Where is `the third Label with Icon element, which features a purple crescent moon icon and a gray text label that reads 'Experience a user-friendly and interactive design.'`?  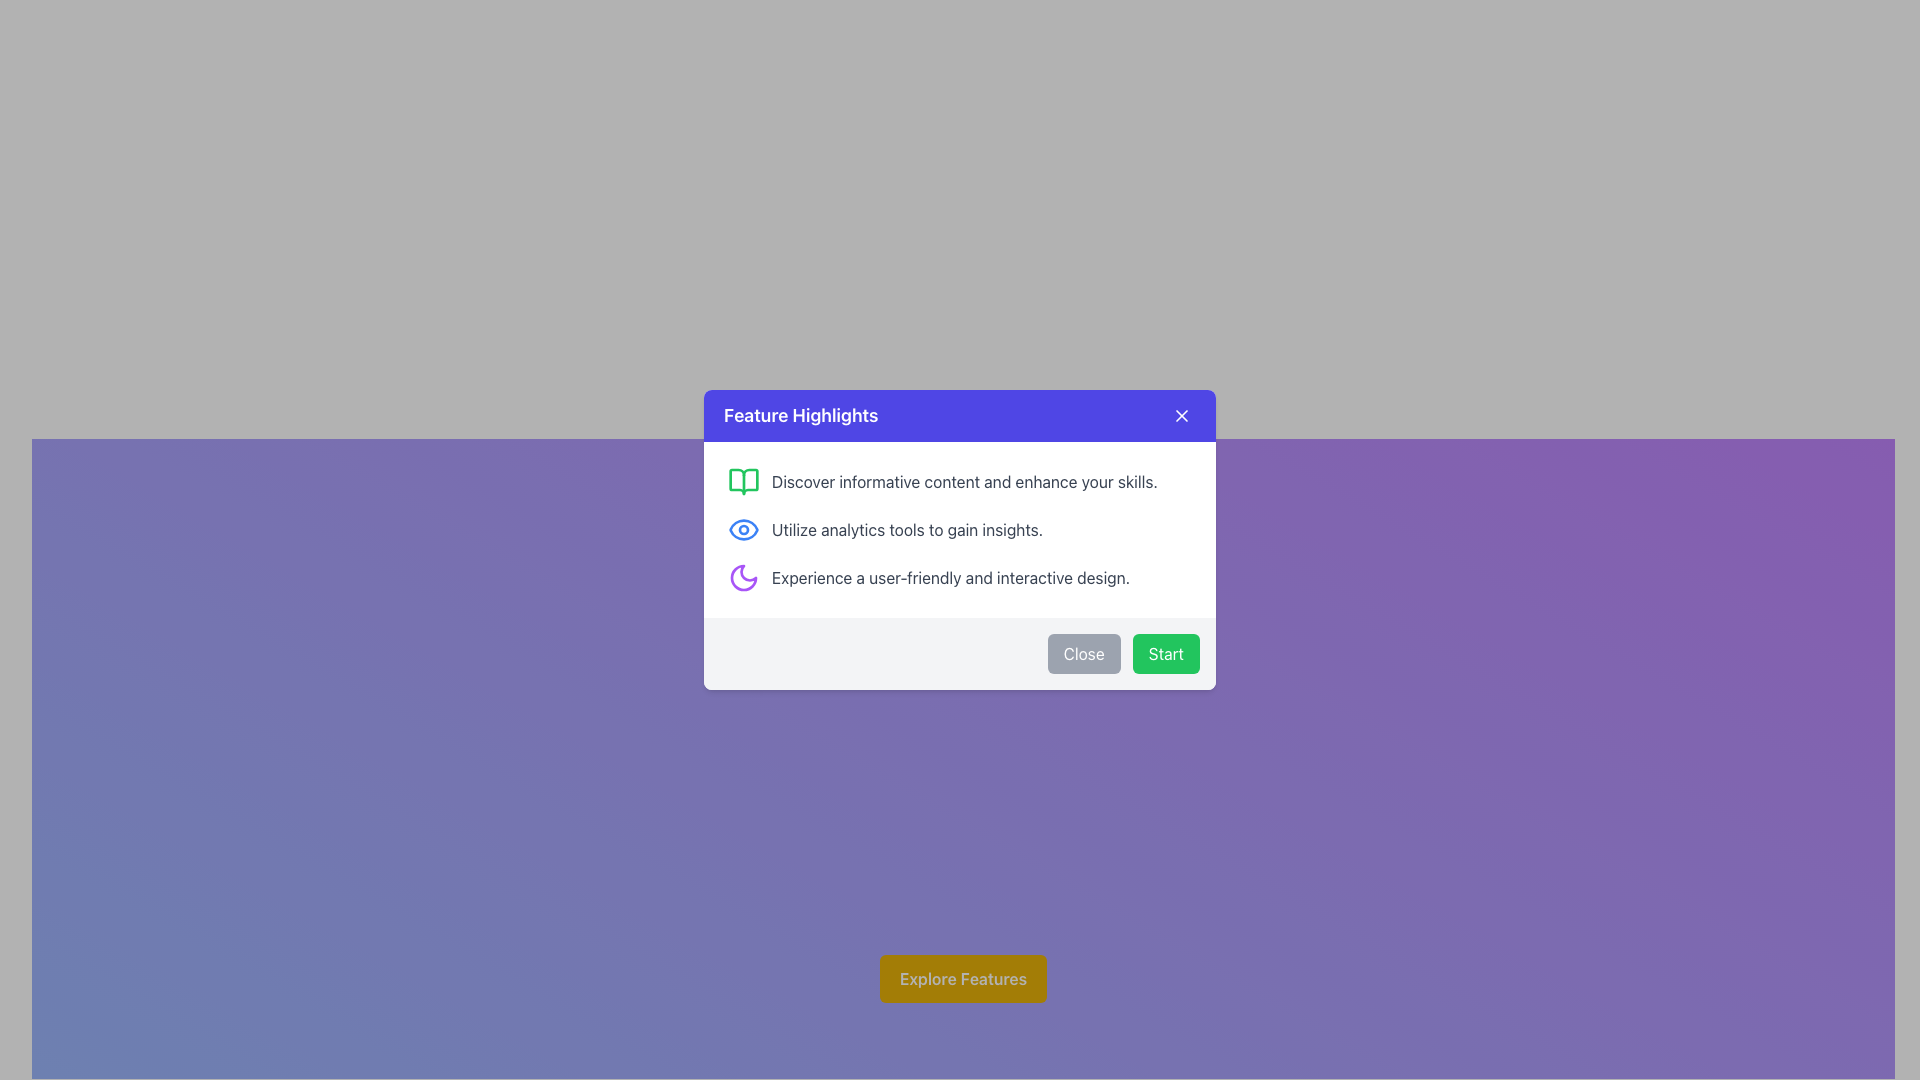 the third Label with Icon element, which features a purple crescent moon icon and a gray text label that reads 'Experience a user-friendly and interactive design.' is located at coordinates (960, 578).